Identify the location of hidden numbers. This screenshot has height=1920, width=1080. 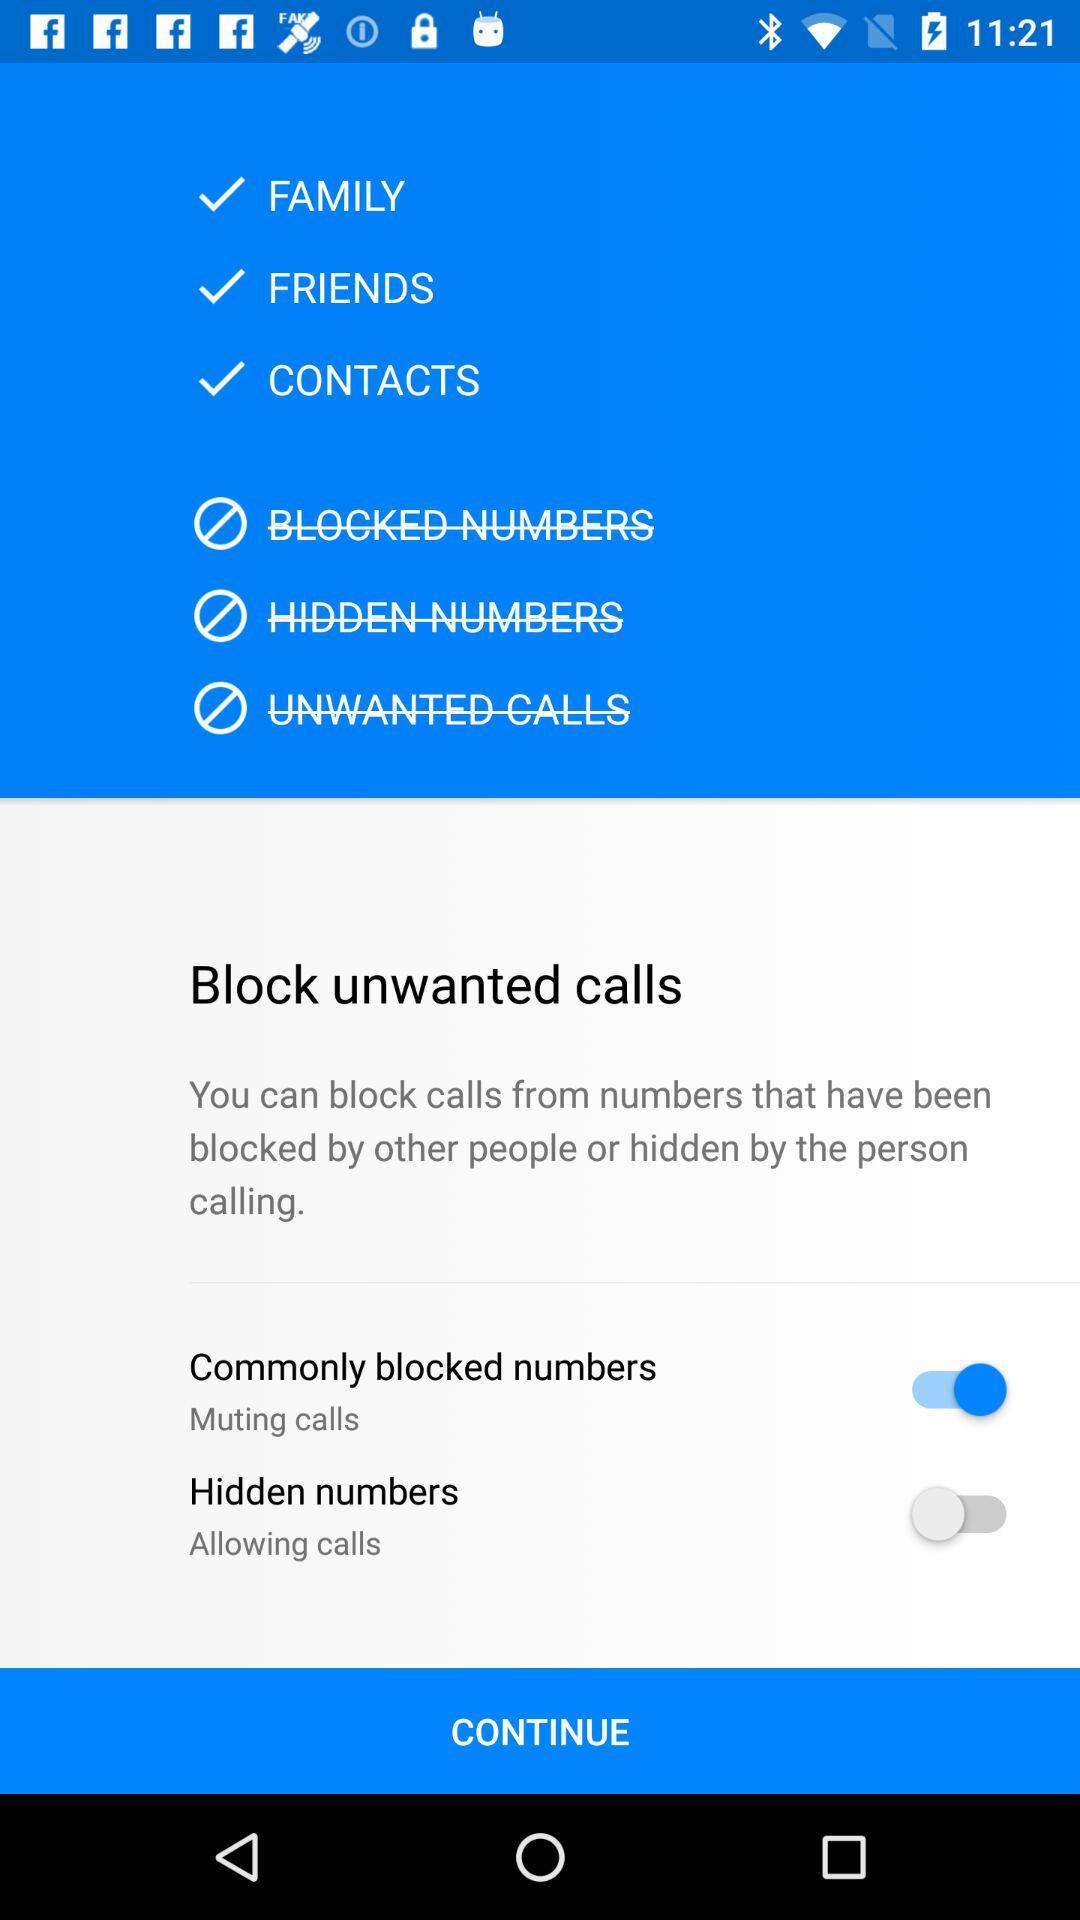
(958, 1514).